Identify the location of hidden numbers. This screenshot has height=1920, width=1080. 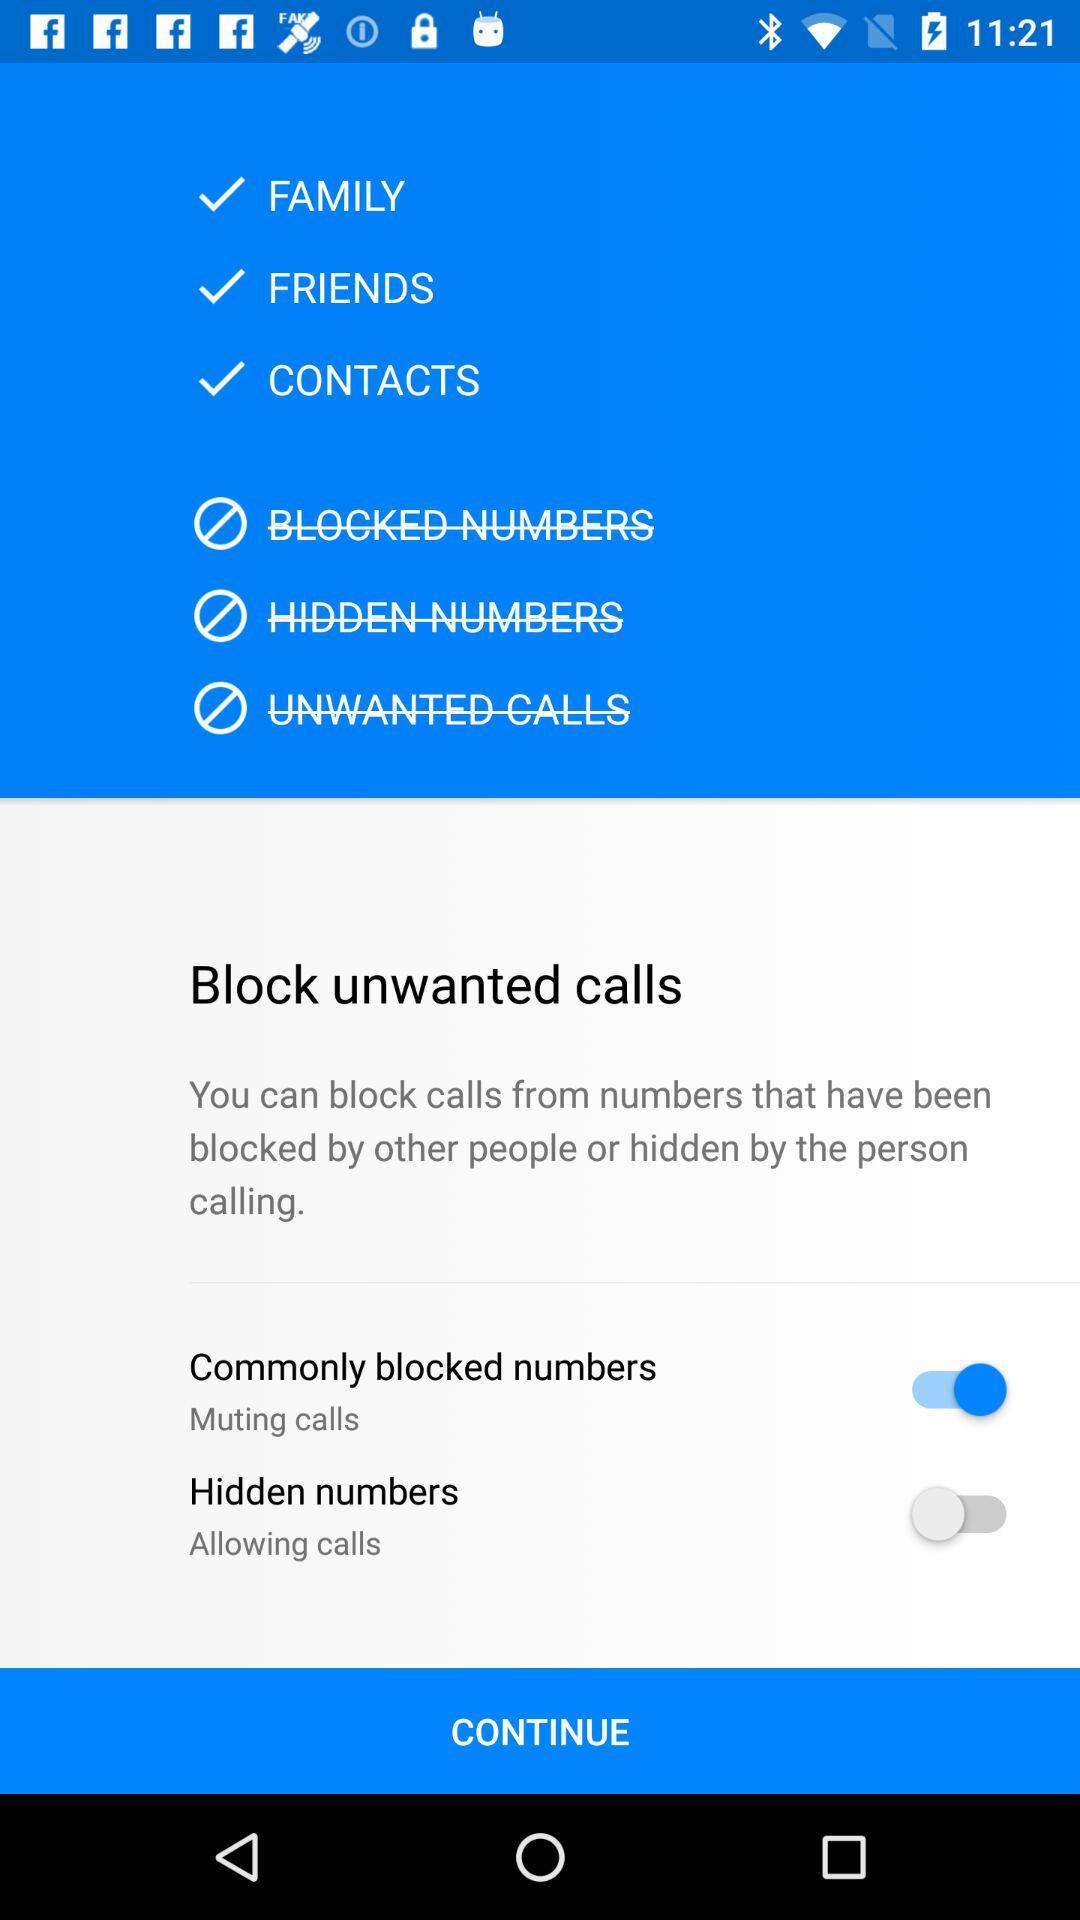
(958, 1514).